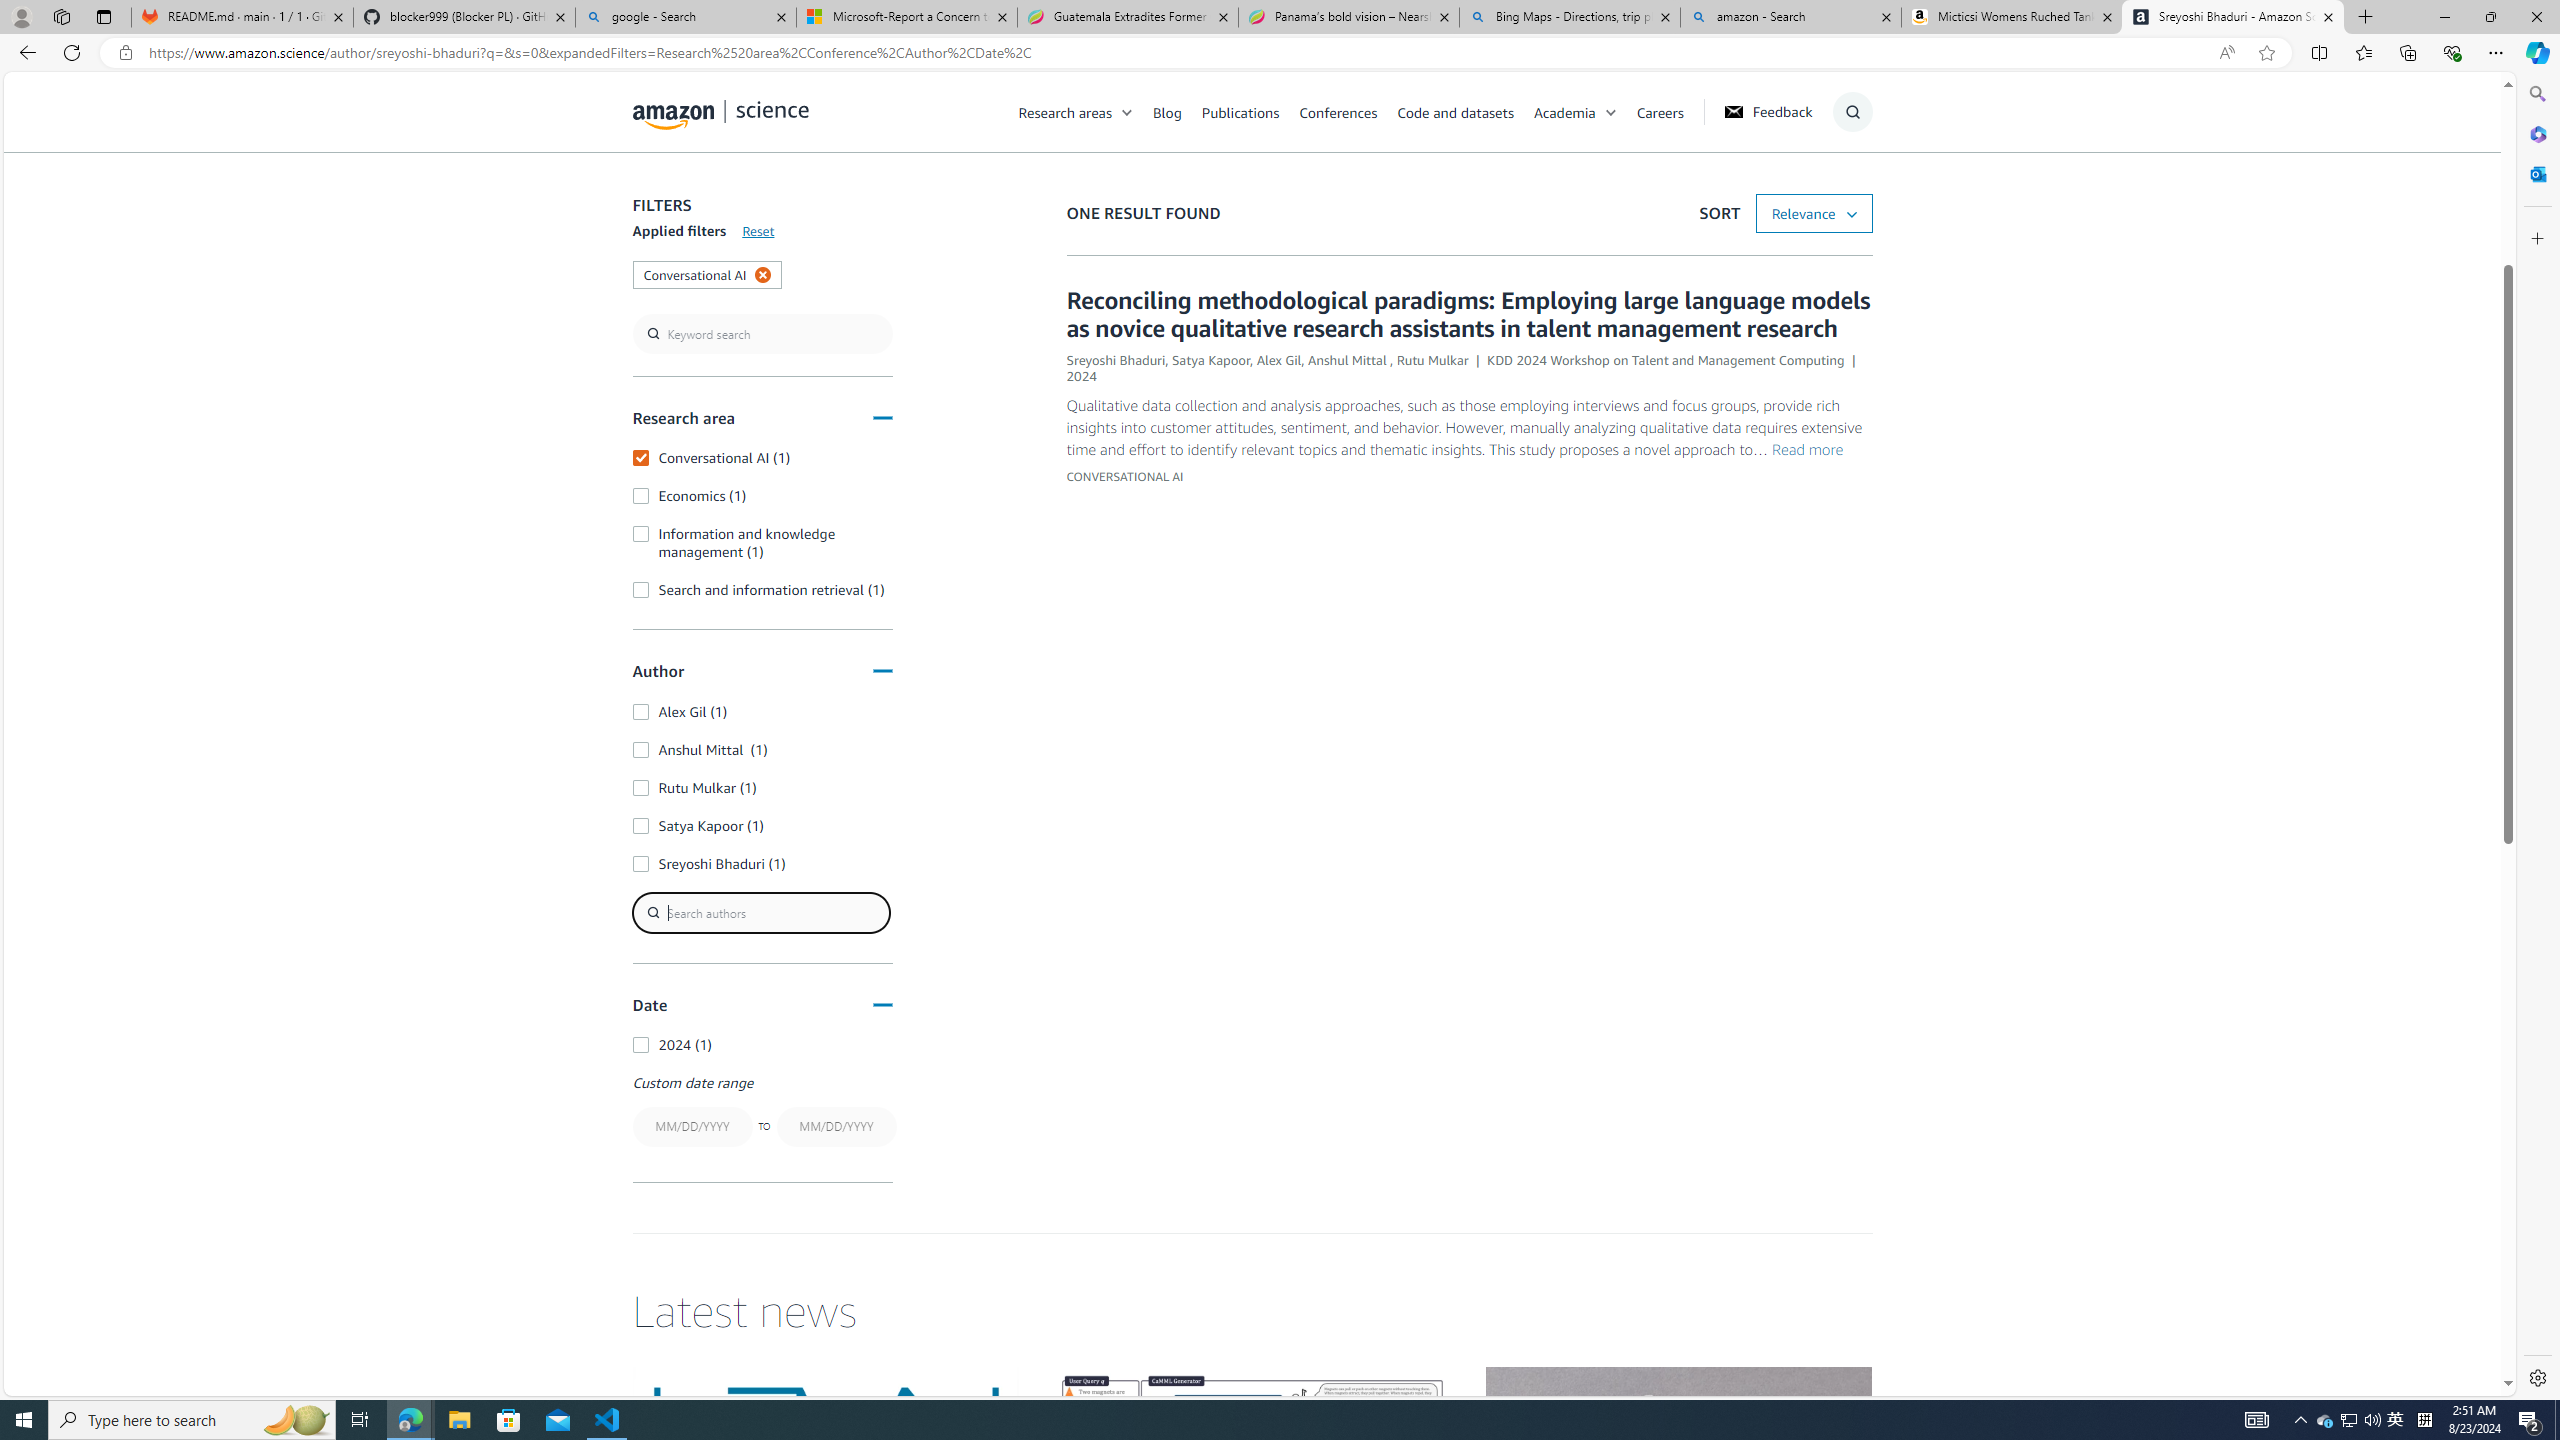 The width and height of the screenshot is (2560, 1440). Describe the element at coordinates (1789, 16) in the screenshot. I see `'amazon - Search'` at that location.